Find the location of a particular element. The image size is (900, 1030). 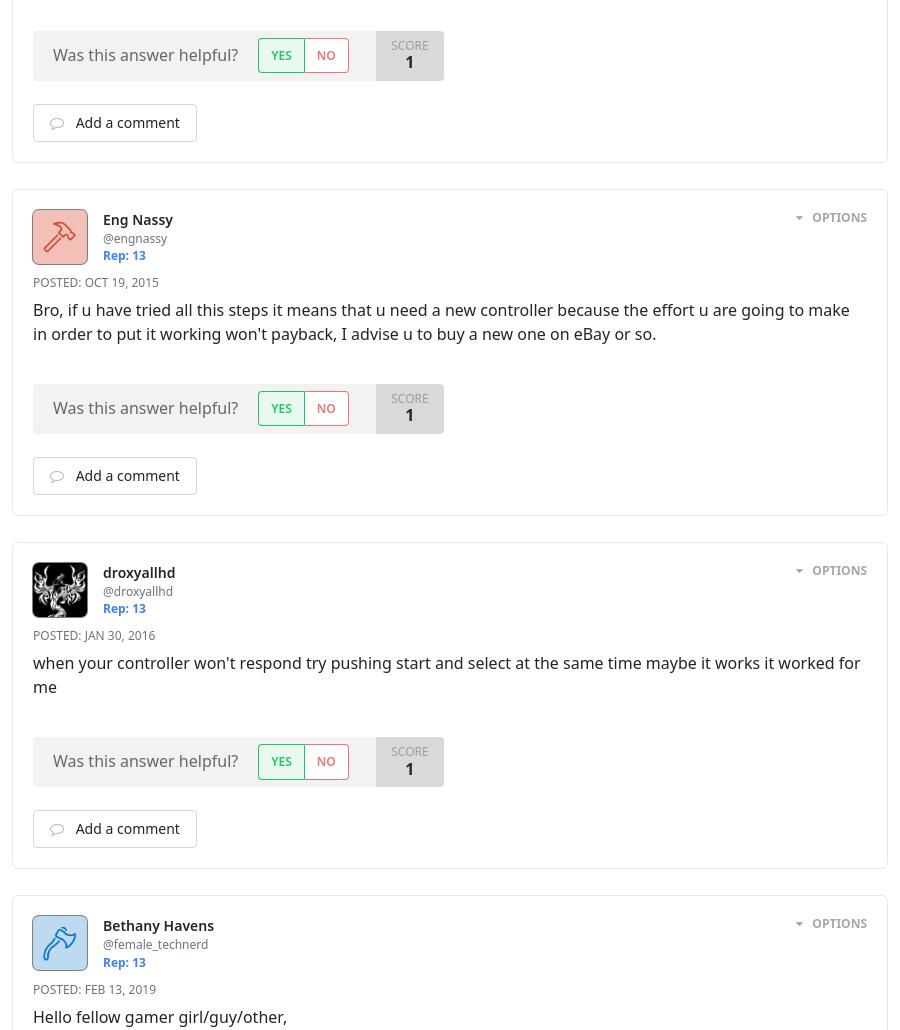

'Hello fellow gamer girl/guy/other,' is located at coordinates (160, 1014).